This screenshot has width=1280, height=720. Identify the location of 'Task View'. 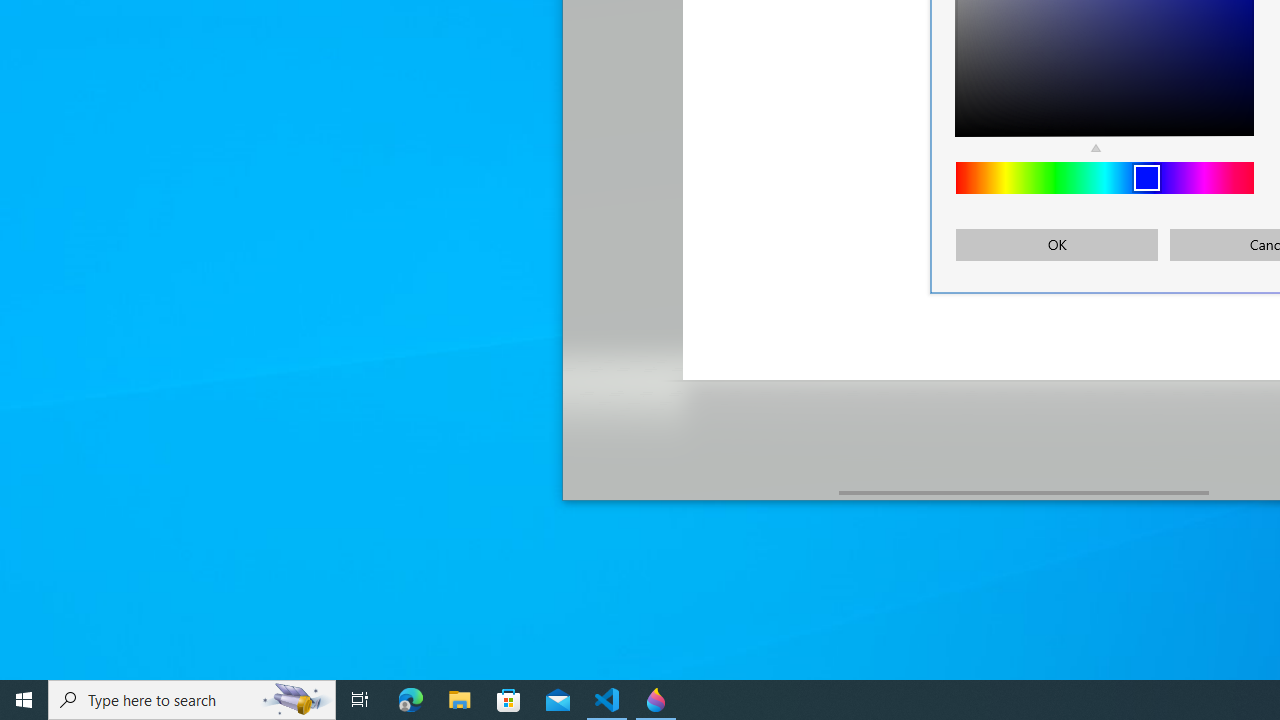
(359, 698).